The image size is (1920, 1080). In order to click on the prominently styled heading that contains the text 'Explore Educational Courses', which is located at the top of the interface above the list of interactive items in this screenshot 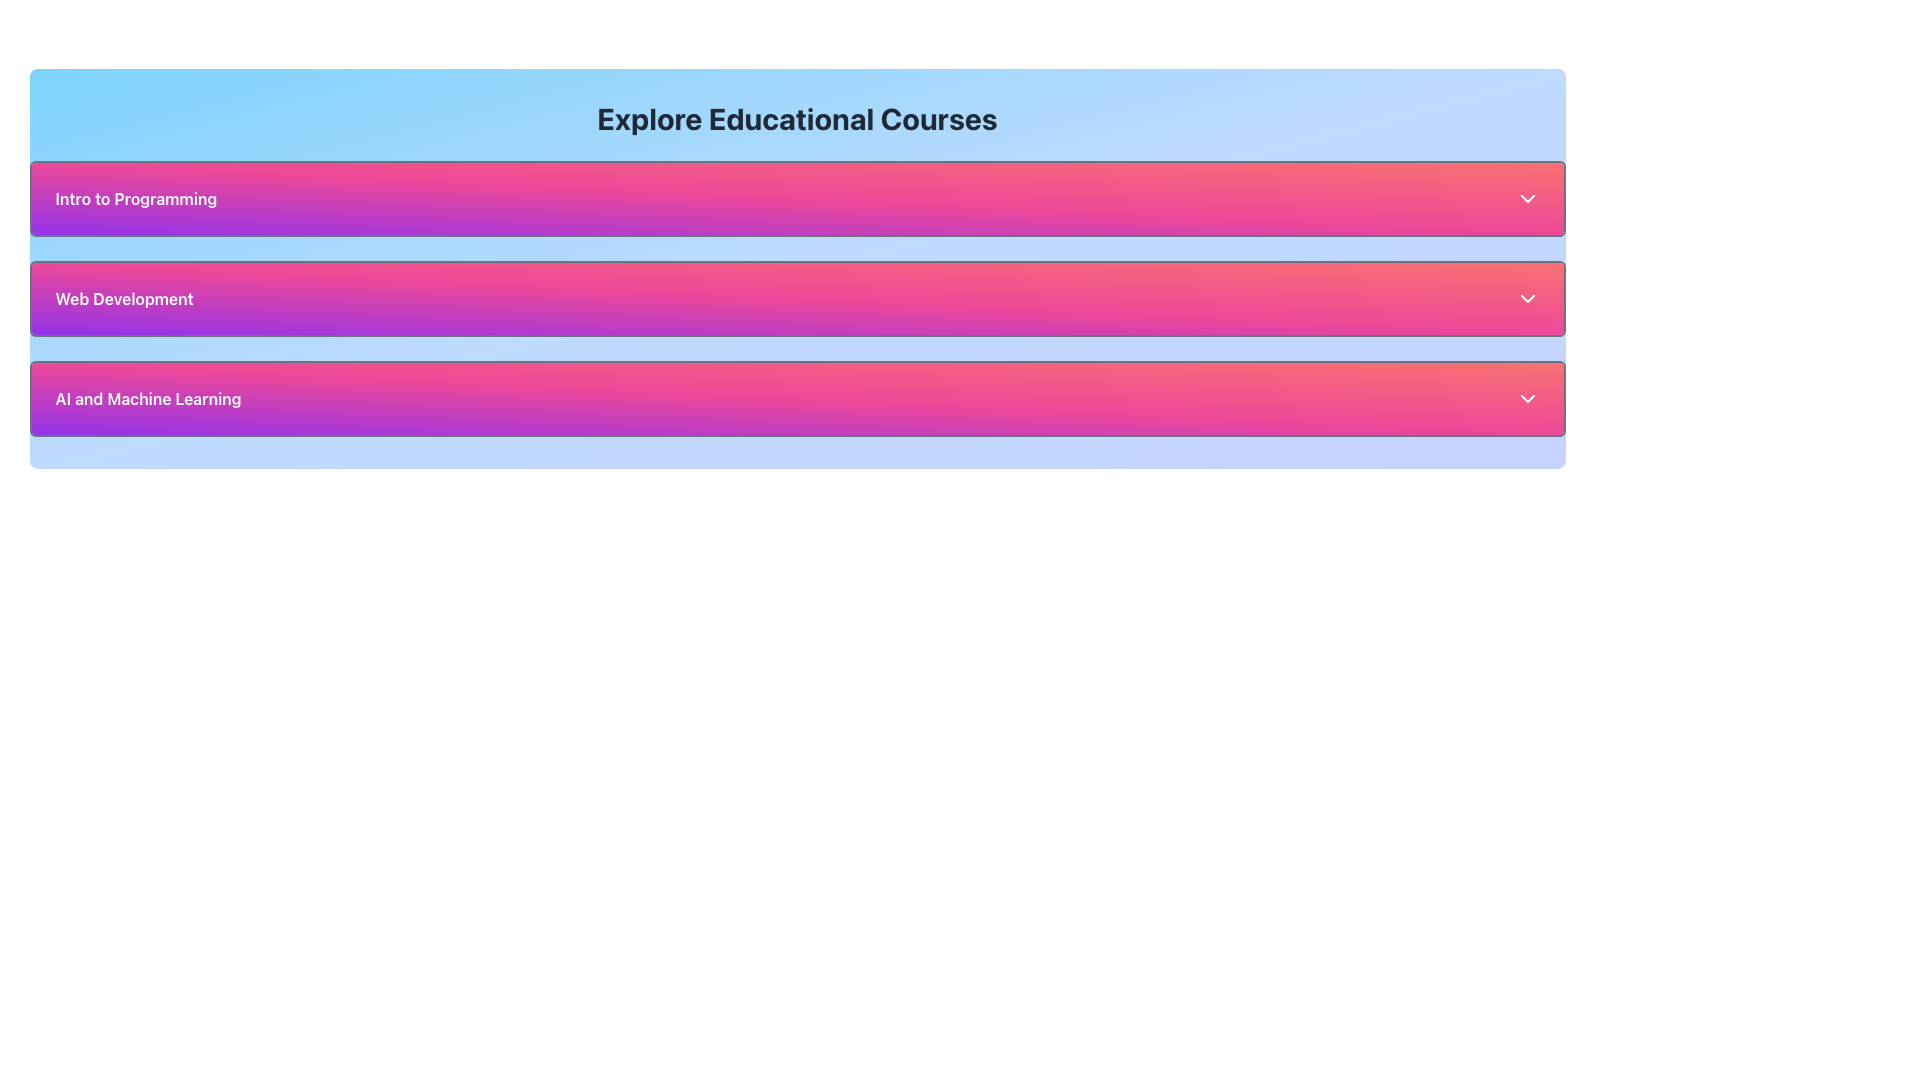, I will do `click(796, 119)`.